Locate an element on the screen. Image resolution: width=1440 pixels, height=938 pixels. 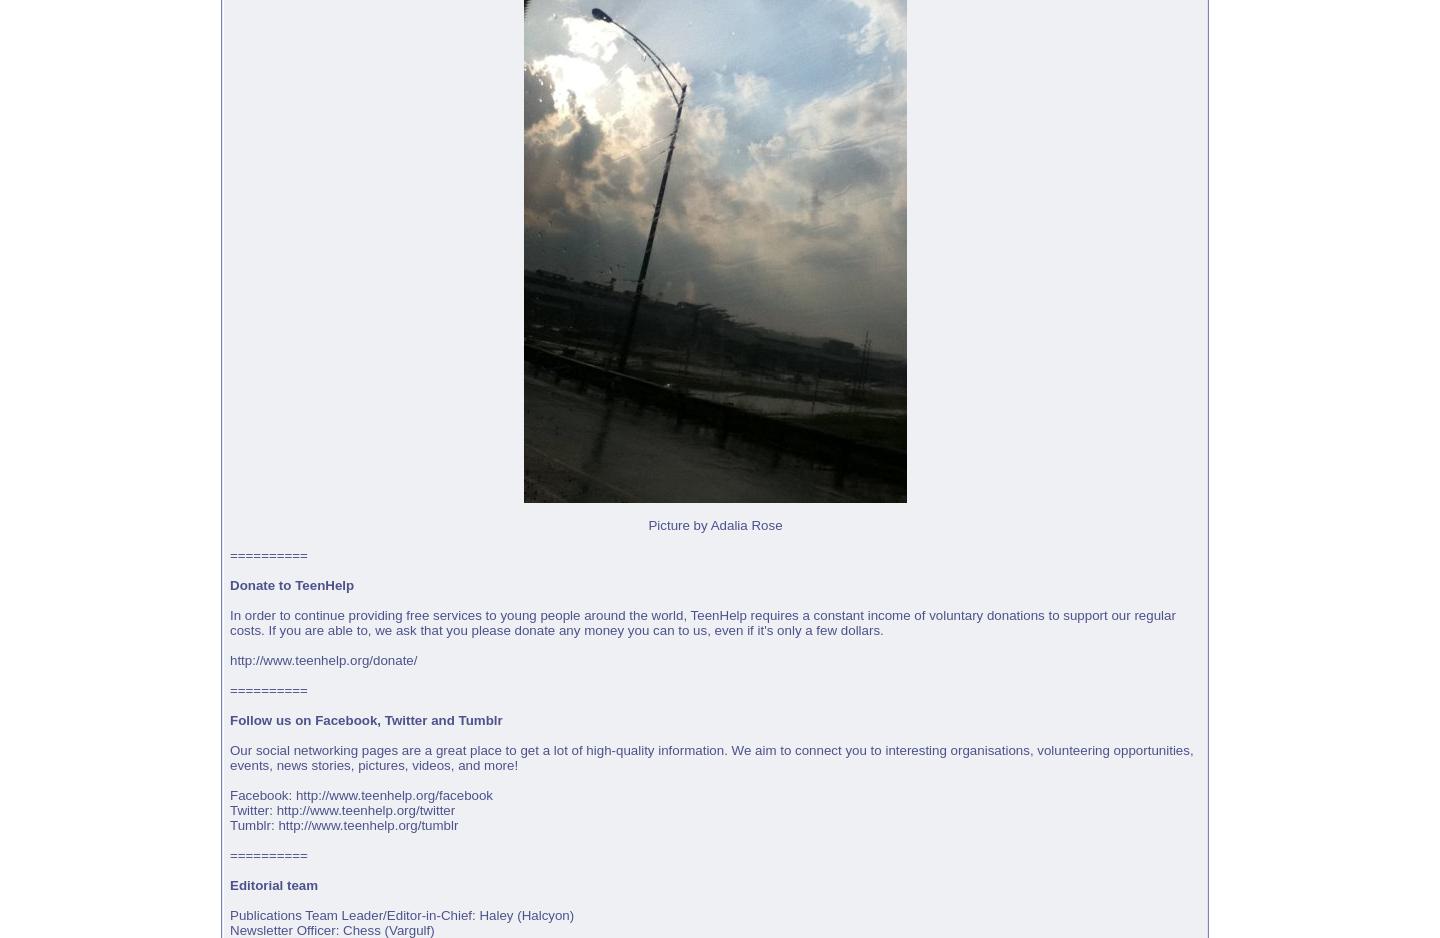
'In order to continue providing free services to young people around the world, TeenHelp requires a constant income of voluntary donations to support our regular costs. If you are able to, we ask that you please donate any money you can to us, even if it's only a few dollars.' is located at coordinates (702, 623).